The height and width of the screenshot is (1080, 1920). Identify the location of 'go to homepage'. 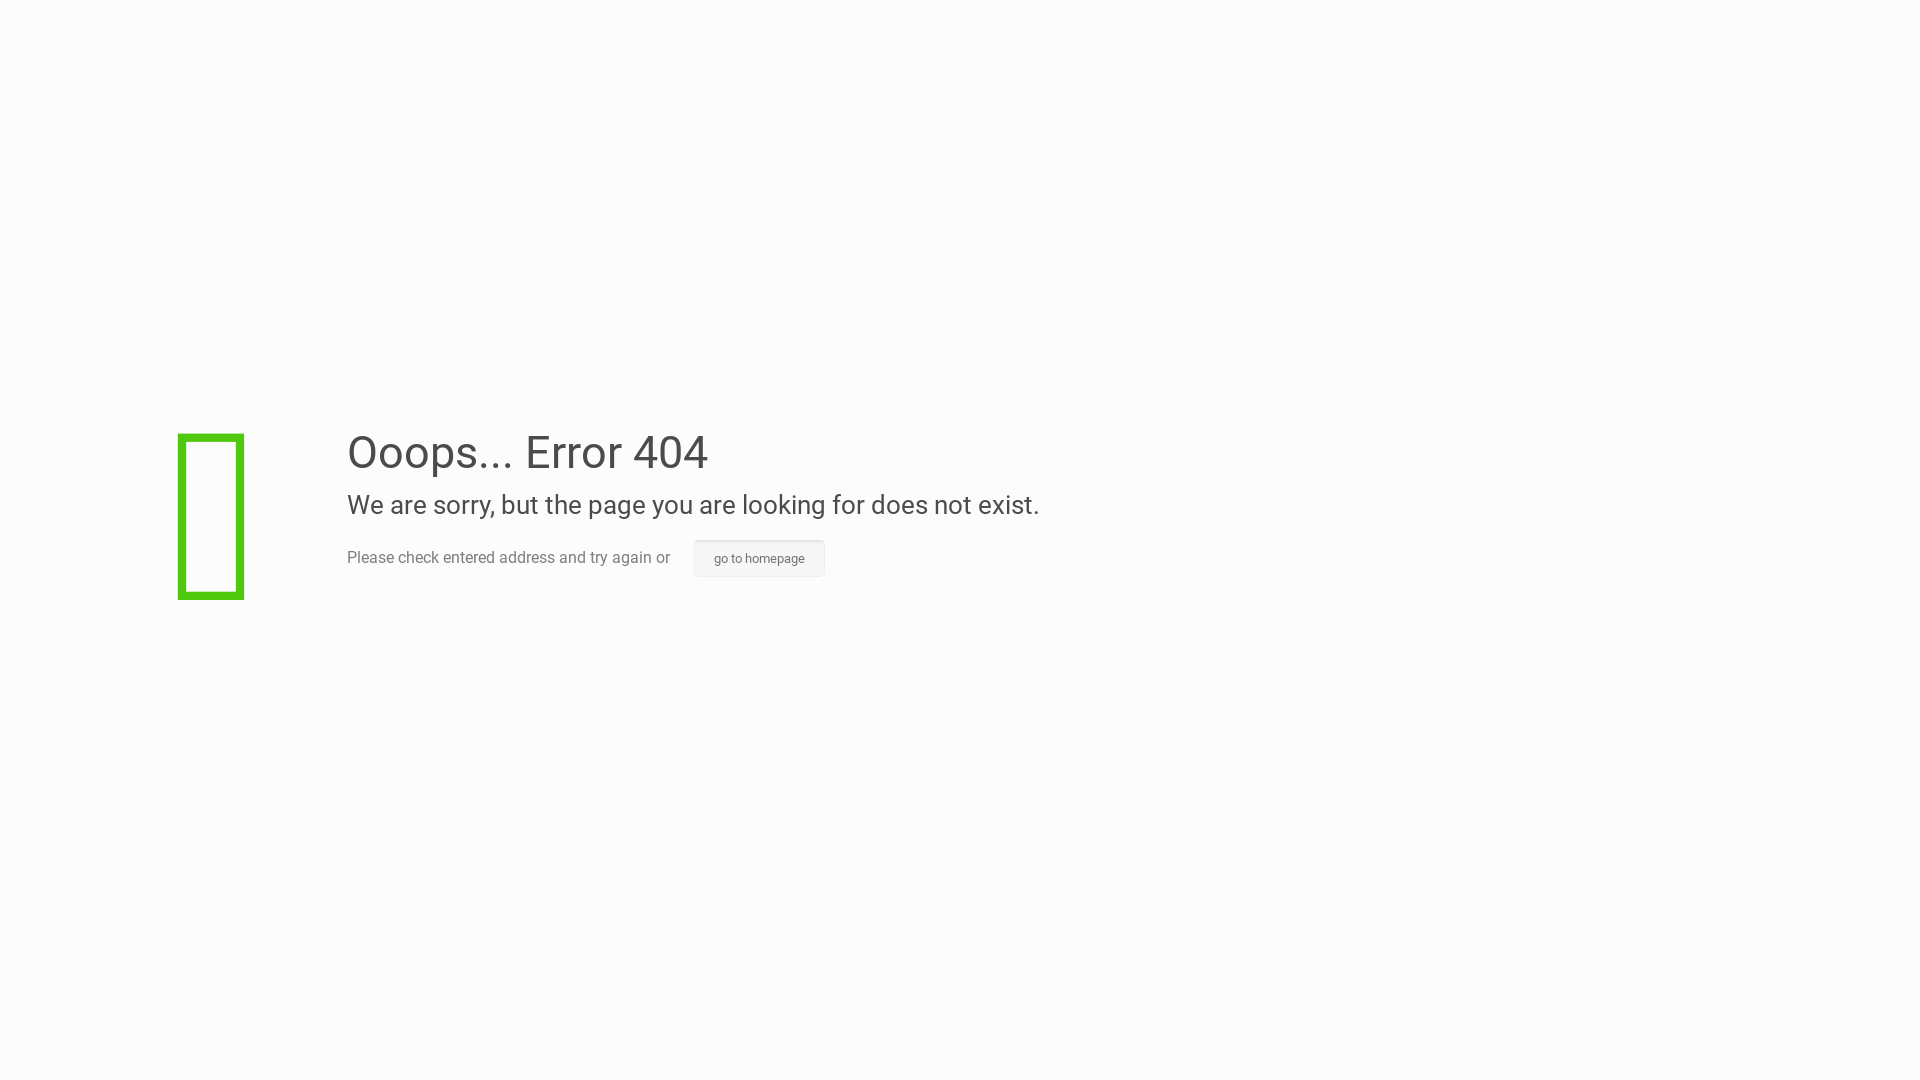
(694, 558).